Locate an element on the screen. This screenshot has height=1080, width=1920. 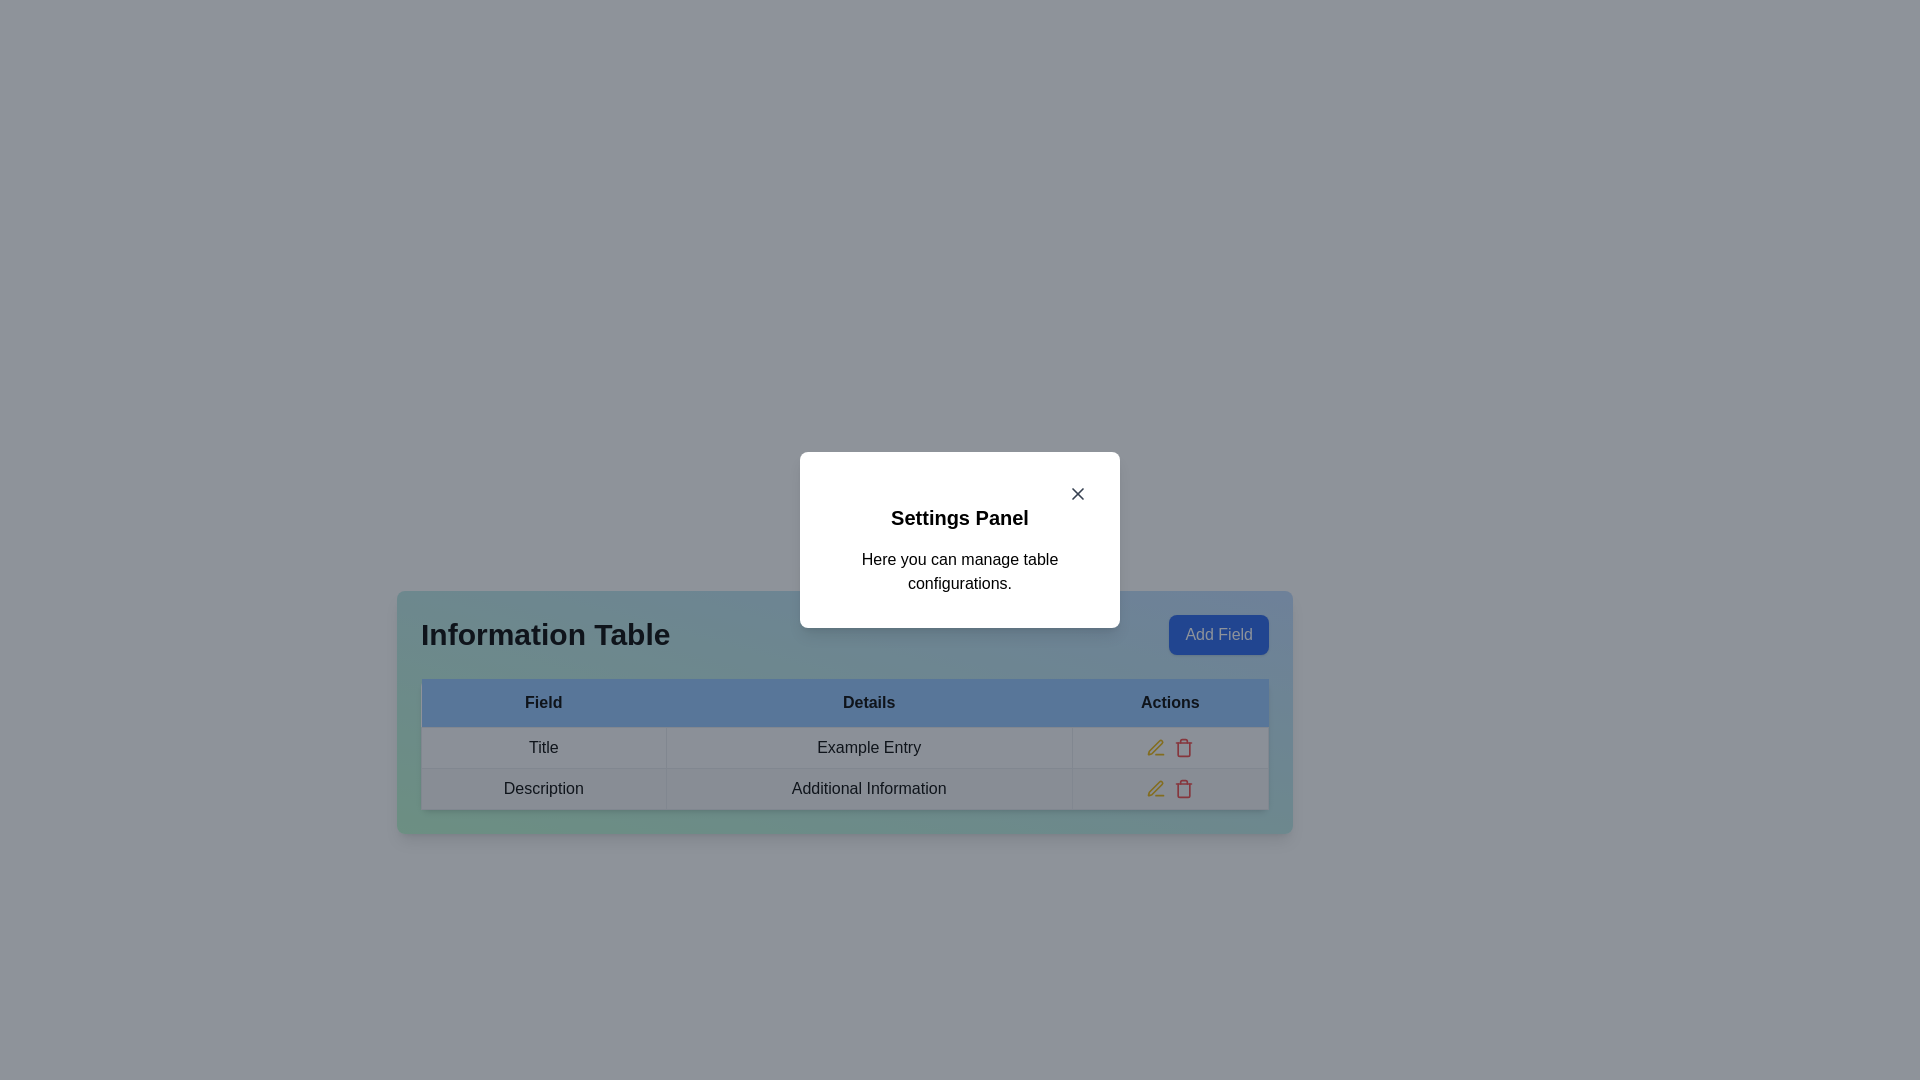
the Text label in the first cell of the row under the 'Field' column in the table, which identifies the corresponding details for 'Example Entry' is located at coordinates (543, 748).